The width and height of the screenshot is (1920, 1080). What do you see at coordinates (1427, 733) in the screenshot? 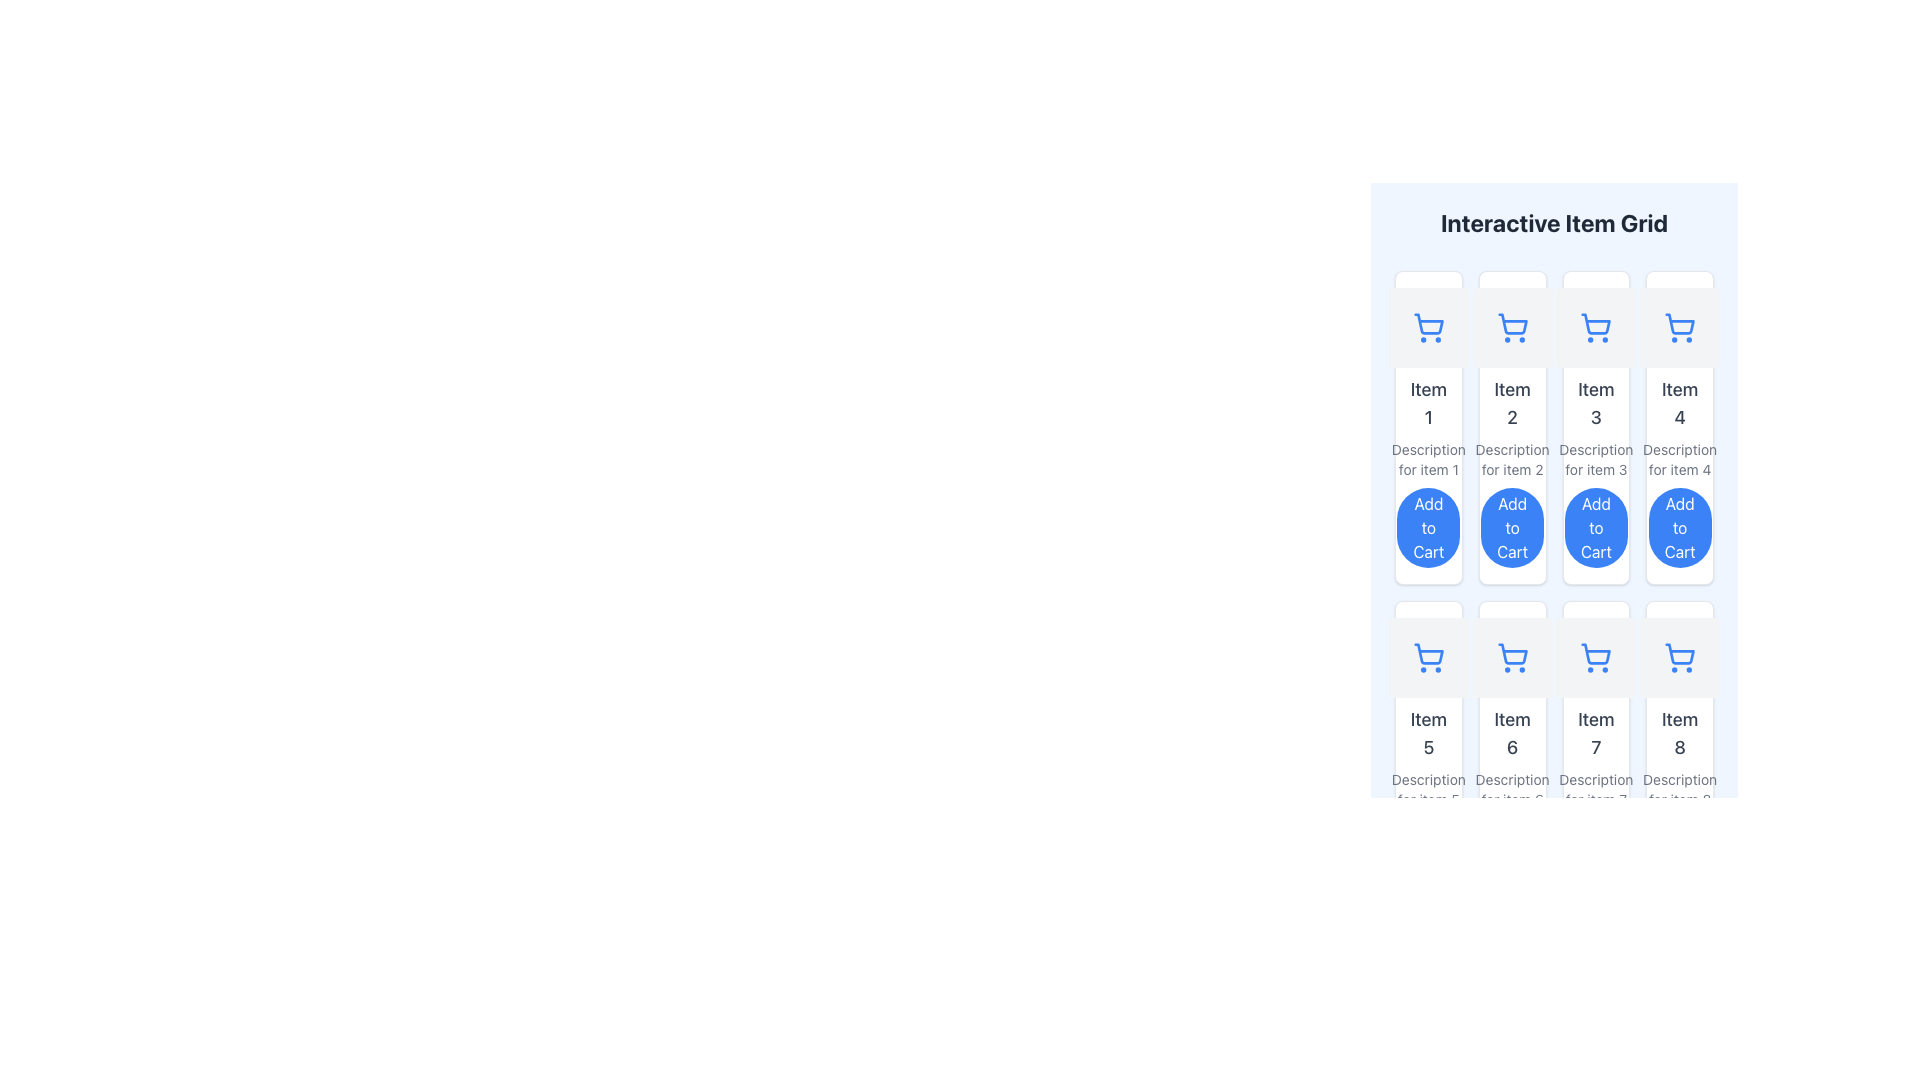
I see `the text label 'Item 5' displayed in medium-sized gray font within the grid layout` at bounding box center [1427, 733].